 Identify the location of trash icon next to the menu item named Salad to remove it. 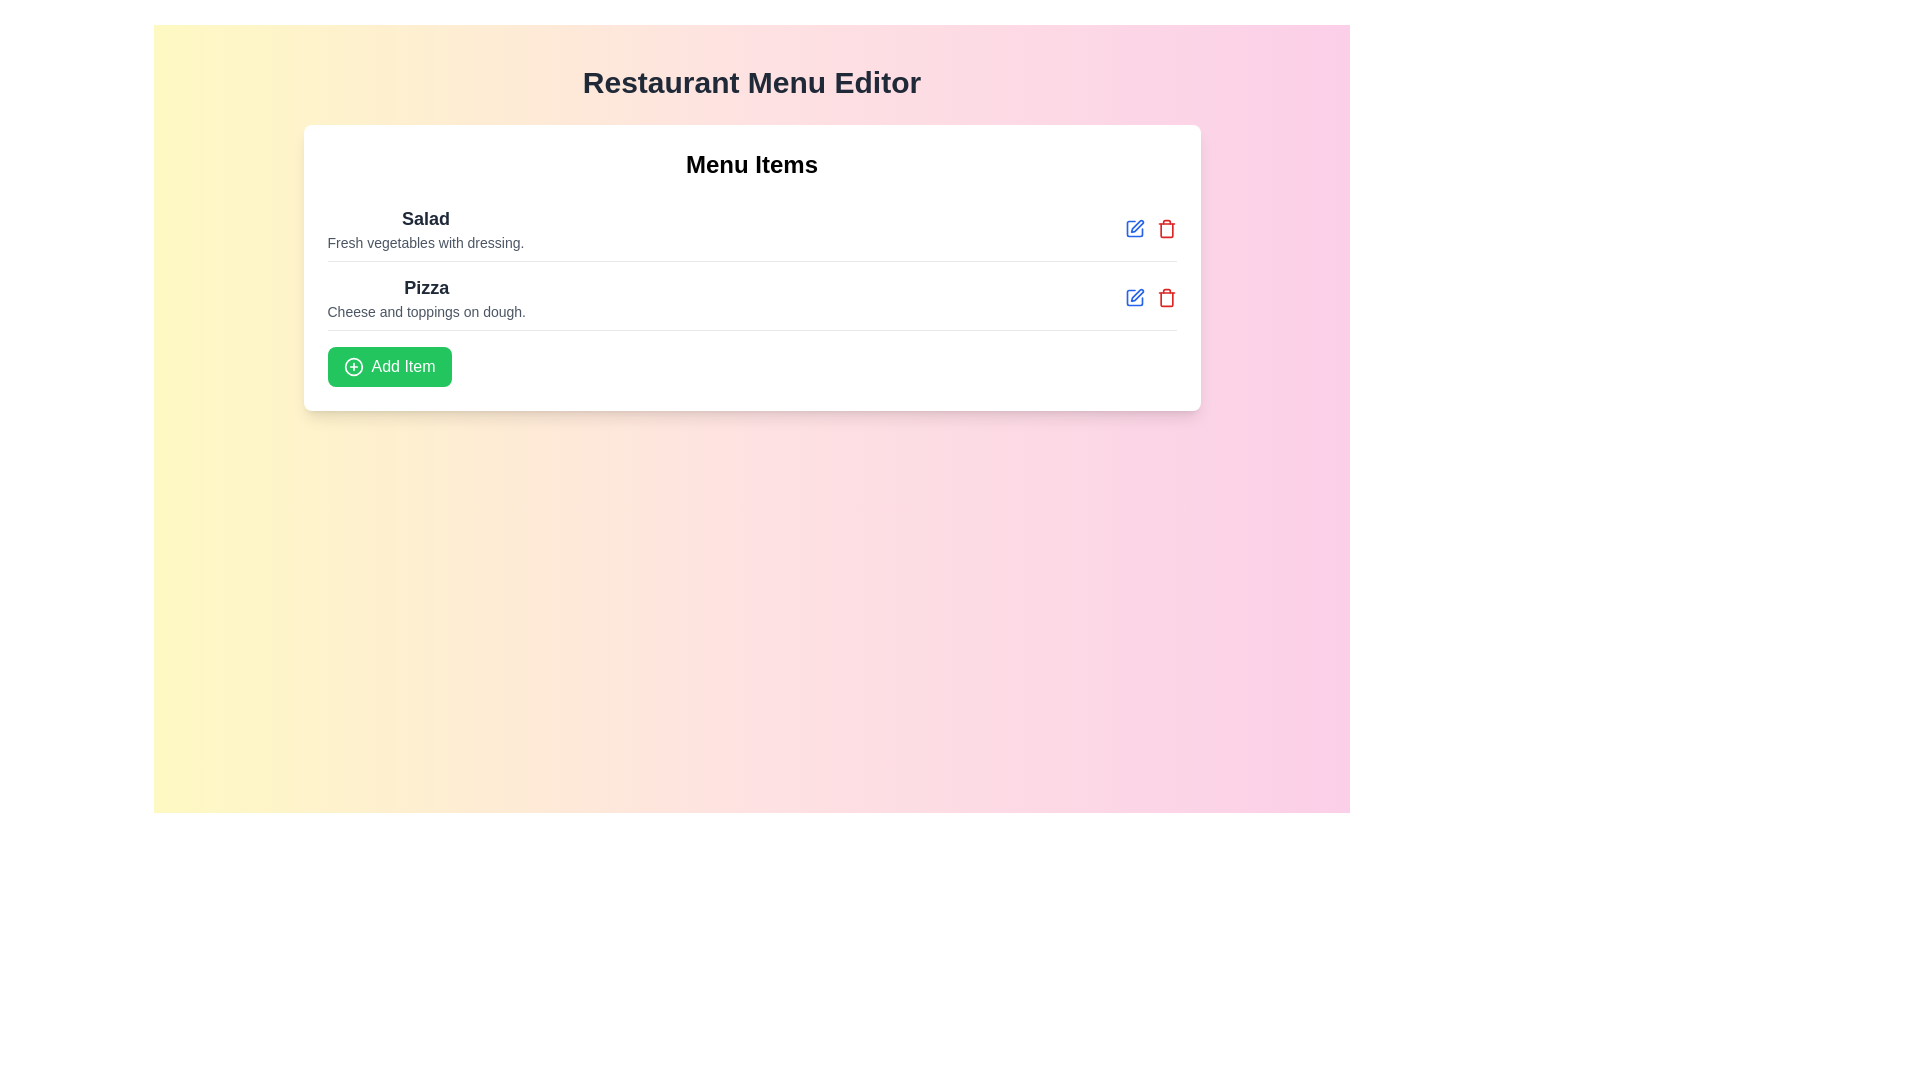
(1166, 227).